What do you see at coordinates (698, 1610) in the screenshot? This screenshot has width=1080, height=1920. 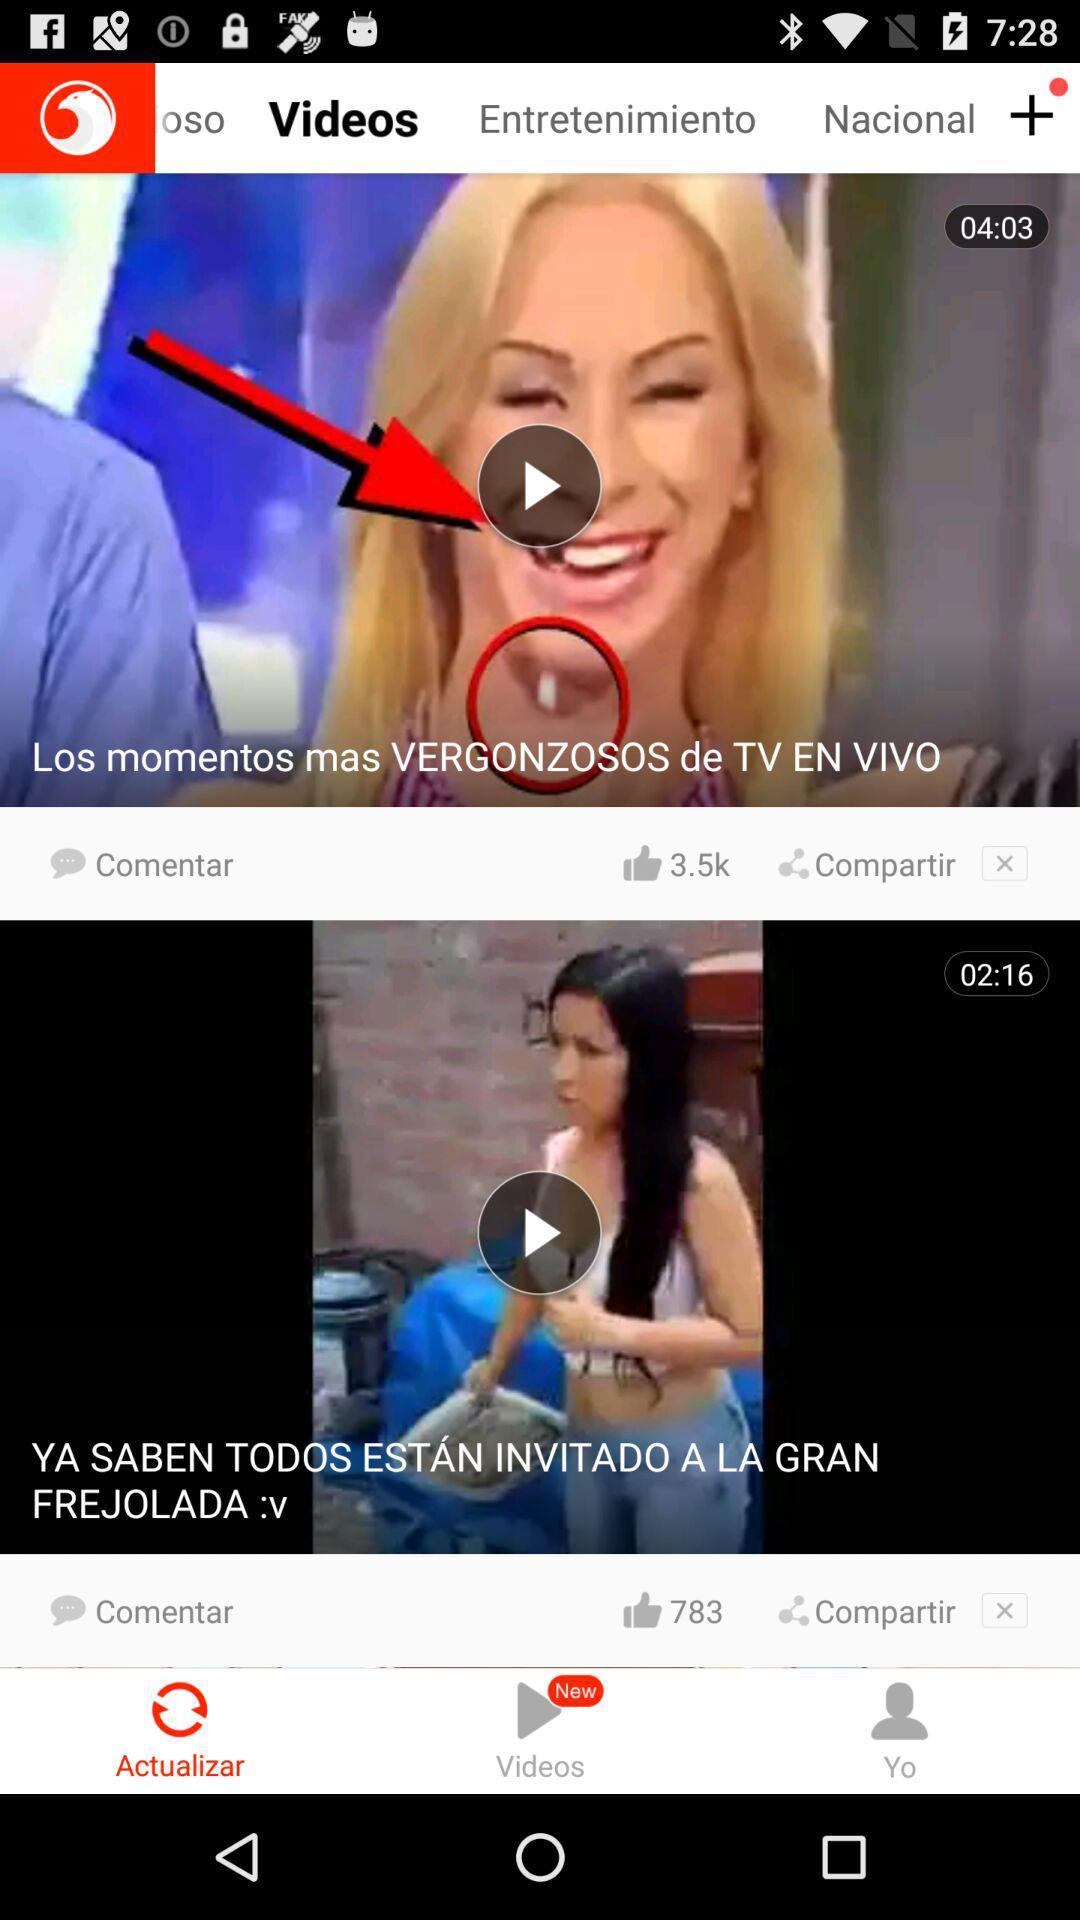 I see `the app next to compartir icon` at bounding box center [698, 1610].